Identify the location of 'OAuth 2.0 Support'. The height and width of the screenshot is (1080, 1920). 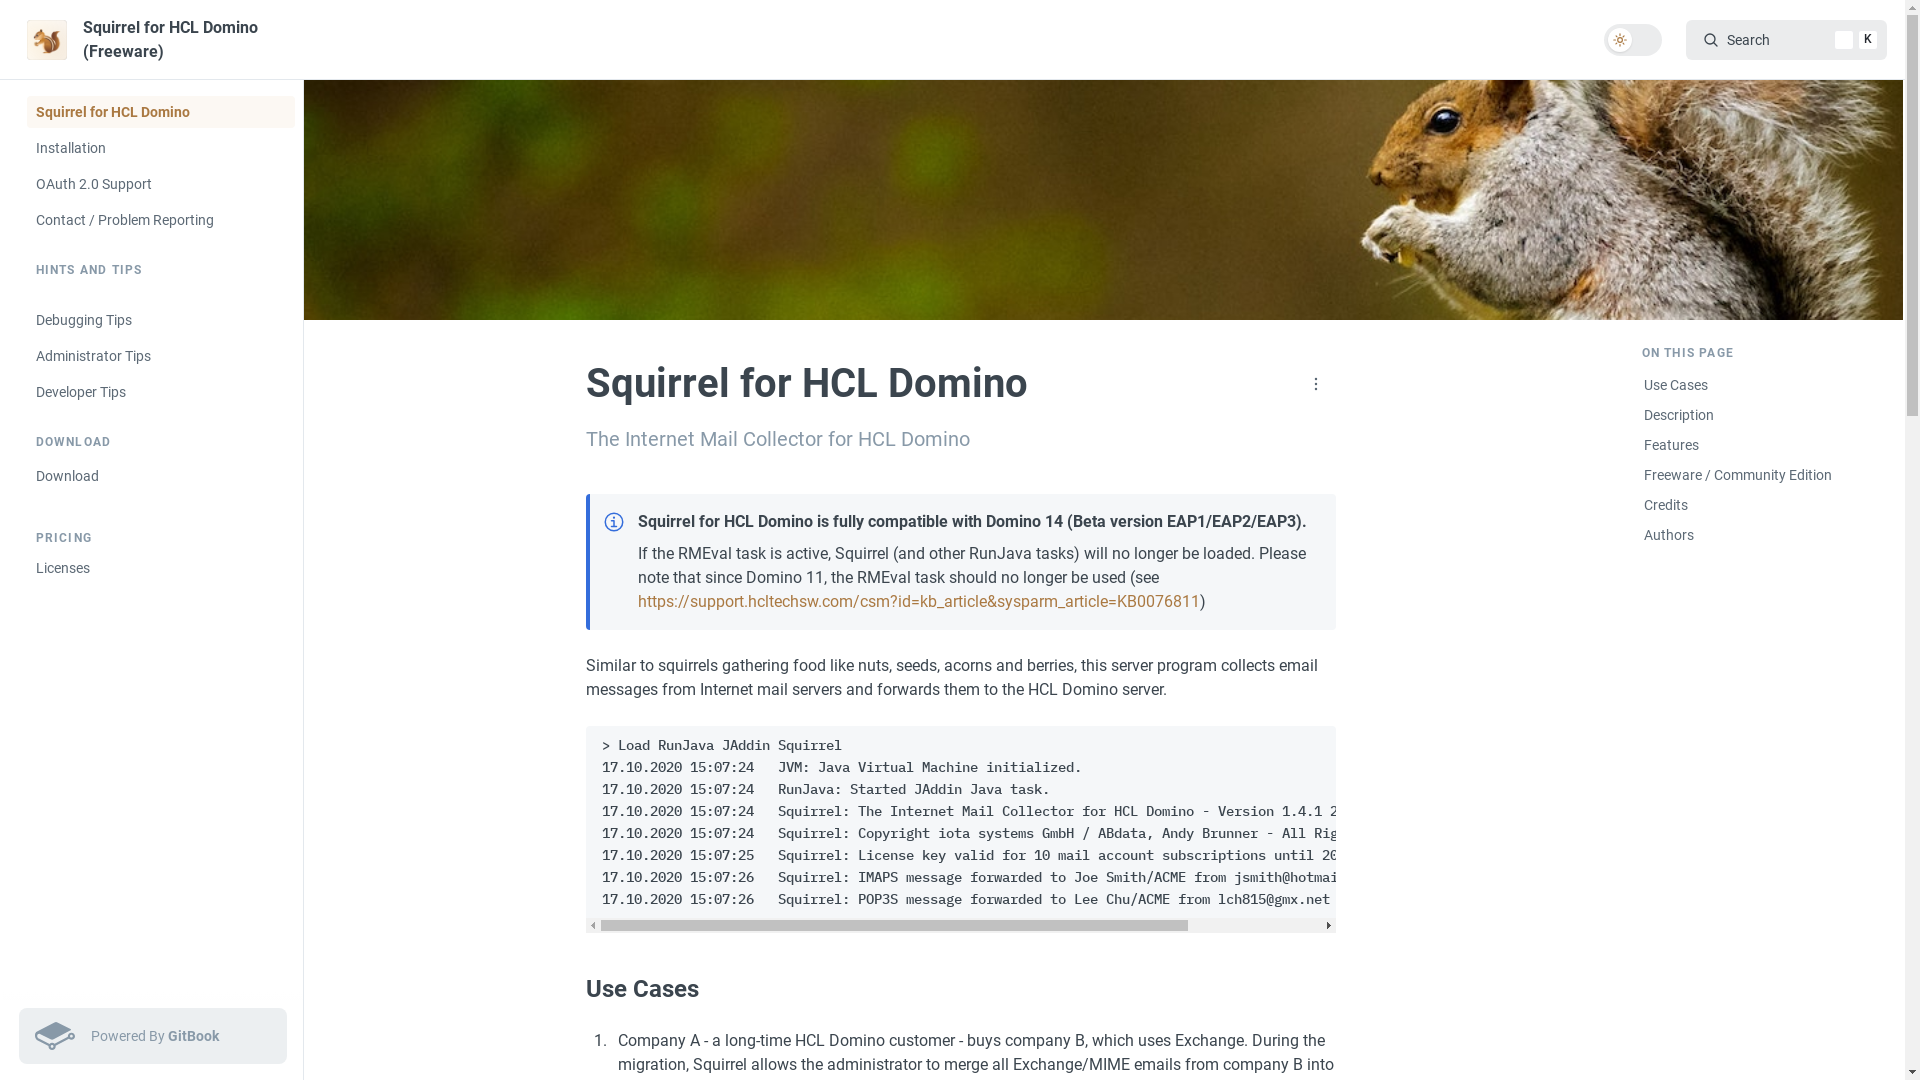
(158, 184).